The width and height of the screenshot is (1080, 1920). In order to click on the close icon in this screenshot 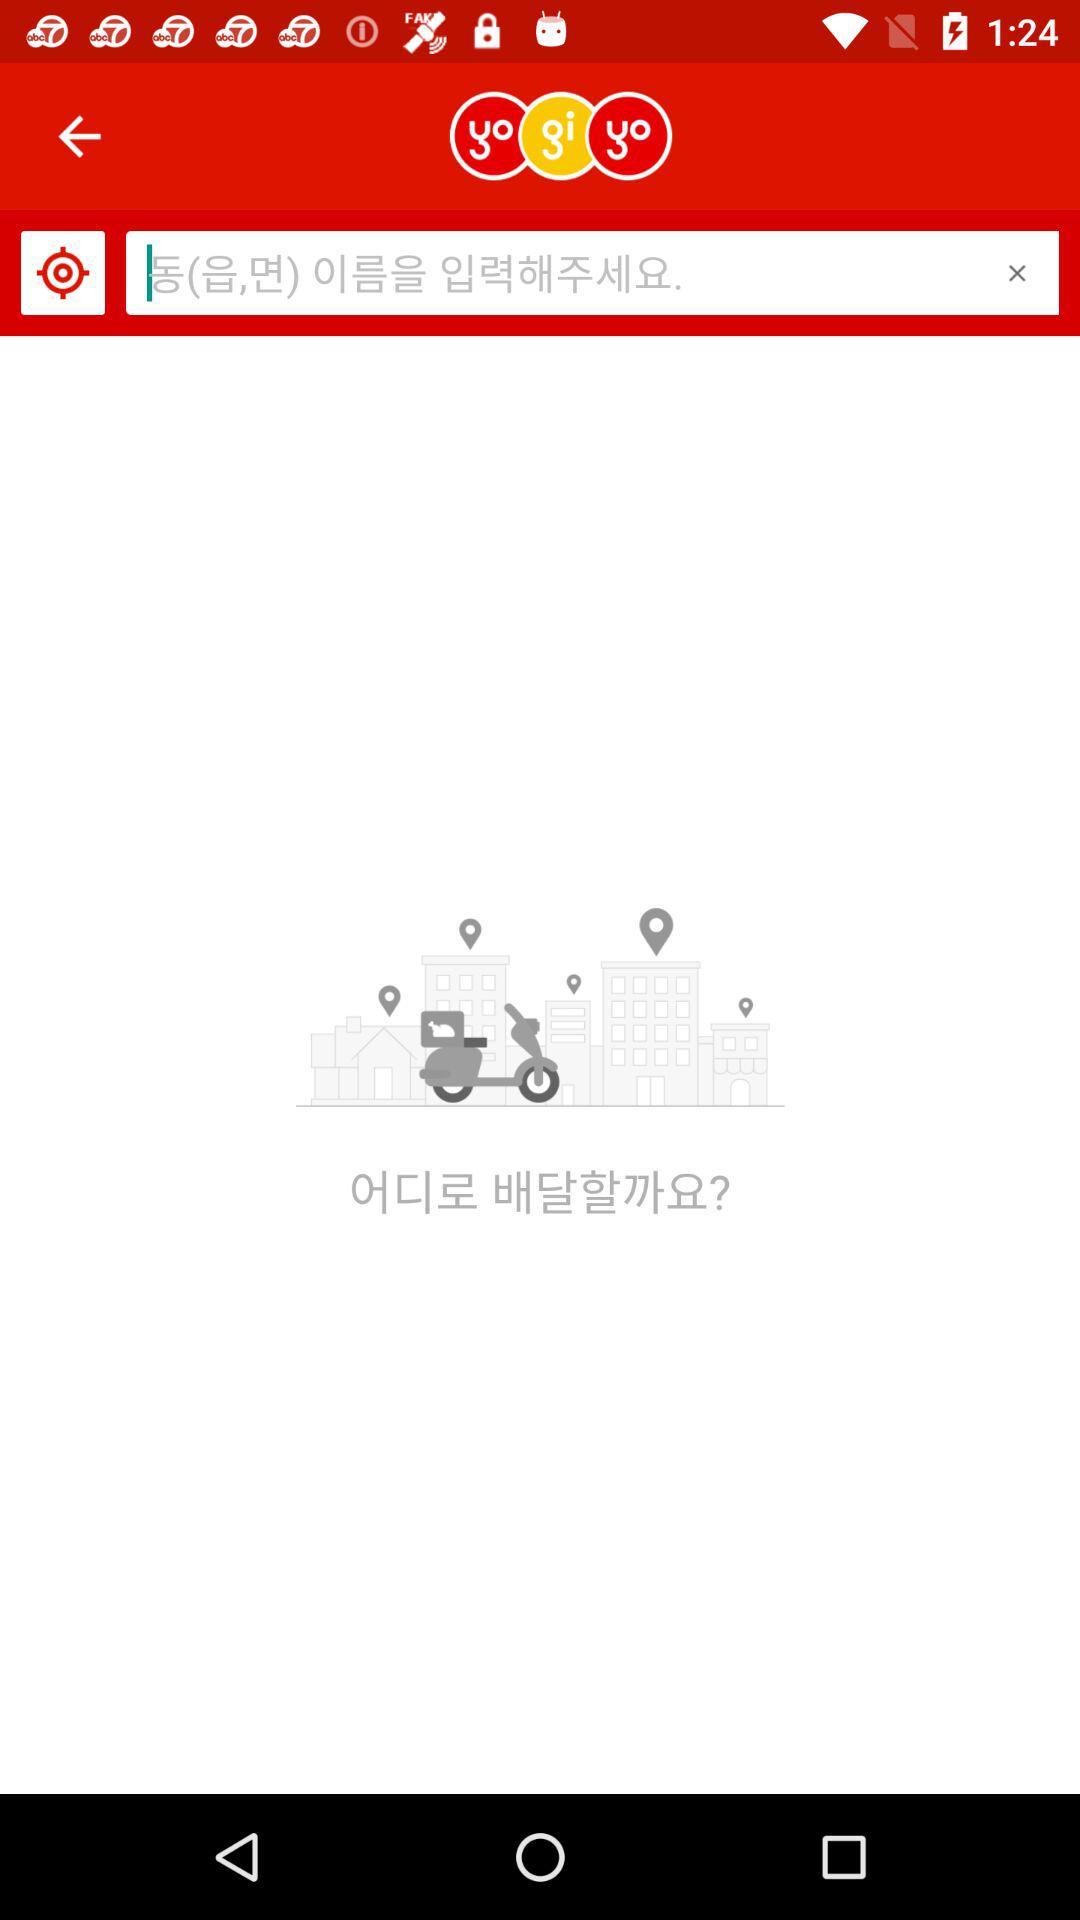, I will do `click(1017, 272)`.